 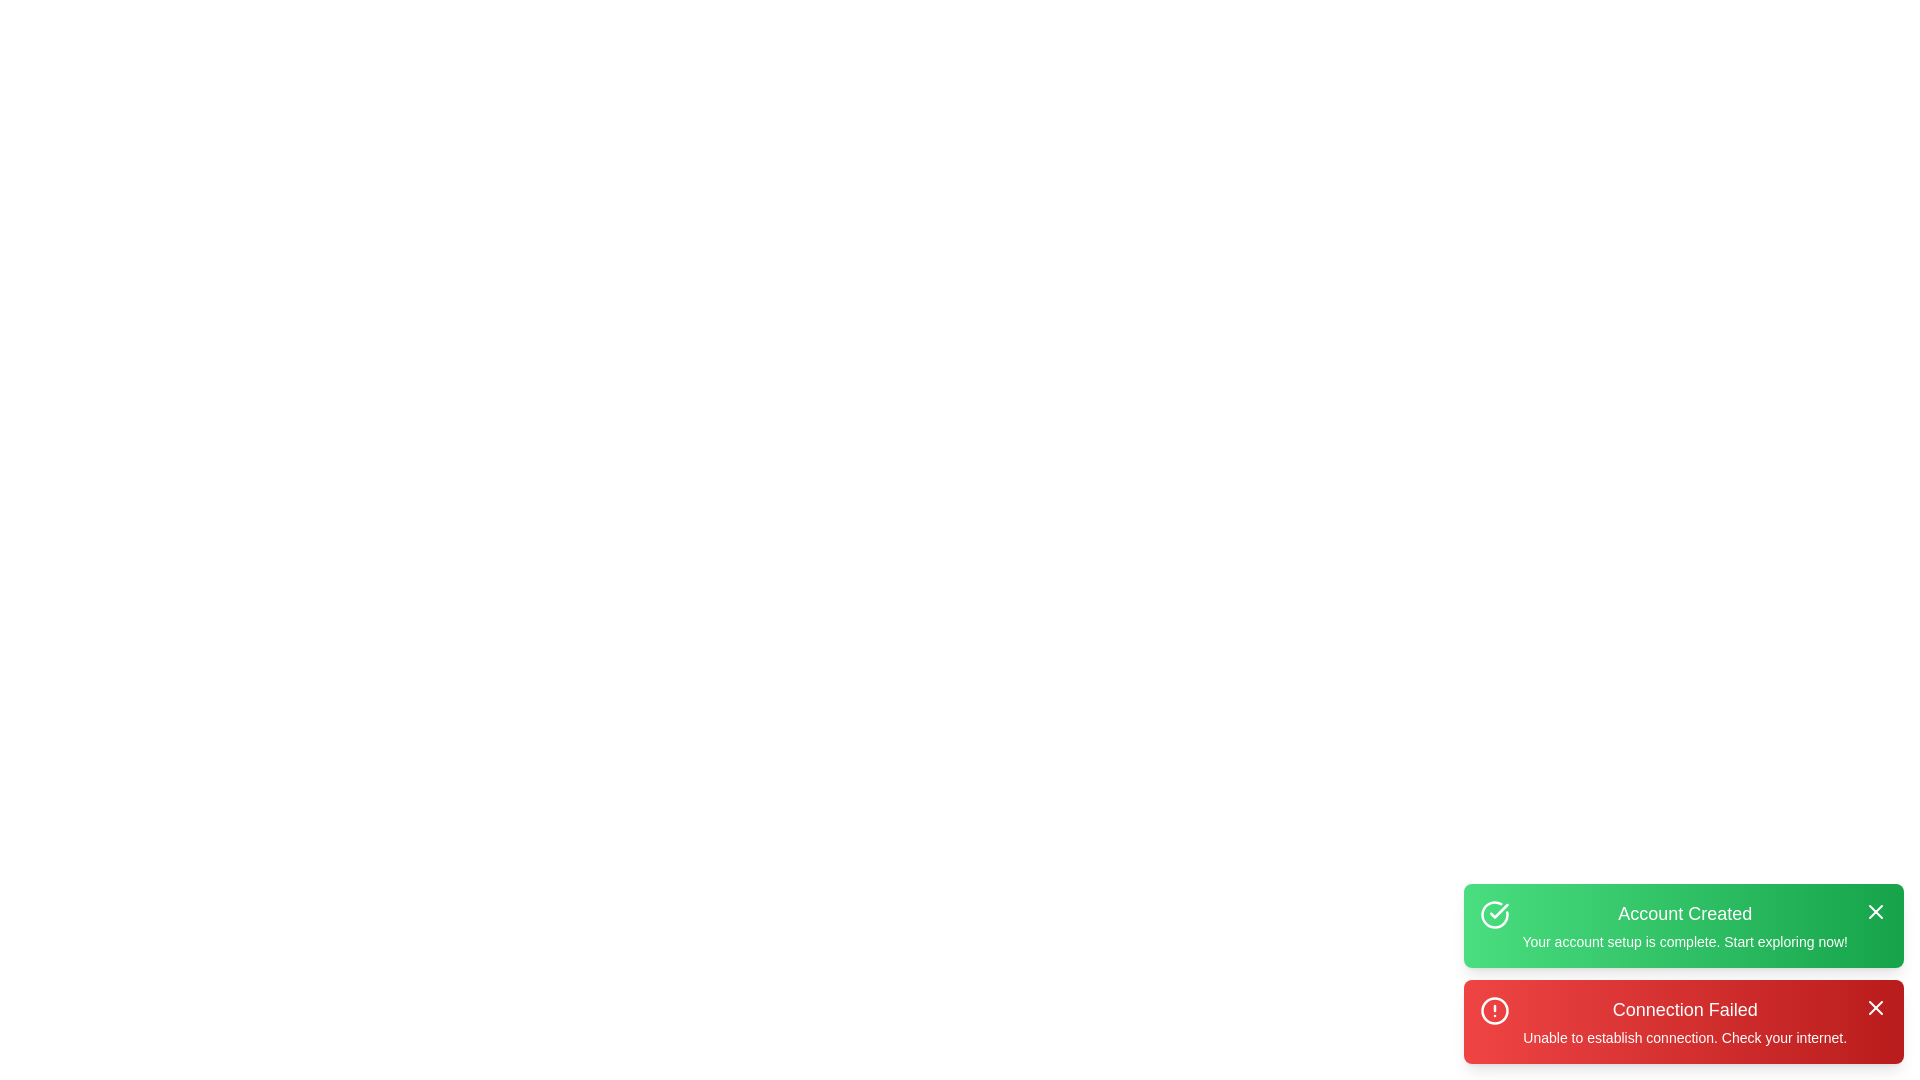 What do you see at coordinates (1875, 911) in the screenshot?
I see `close button on the notification with title 'Account Created'` at bounding box center [1875, 911].